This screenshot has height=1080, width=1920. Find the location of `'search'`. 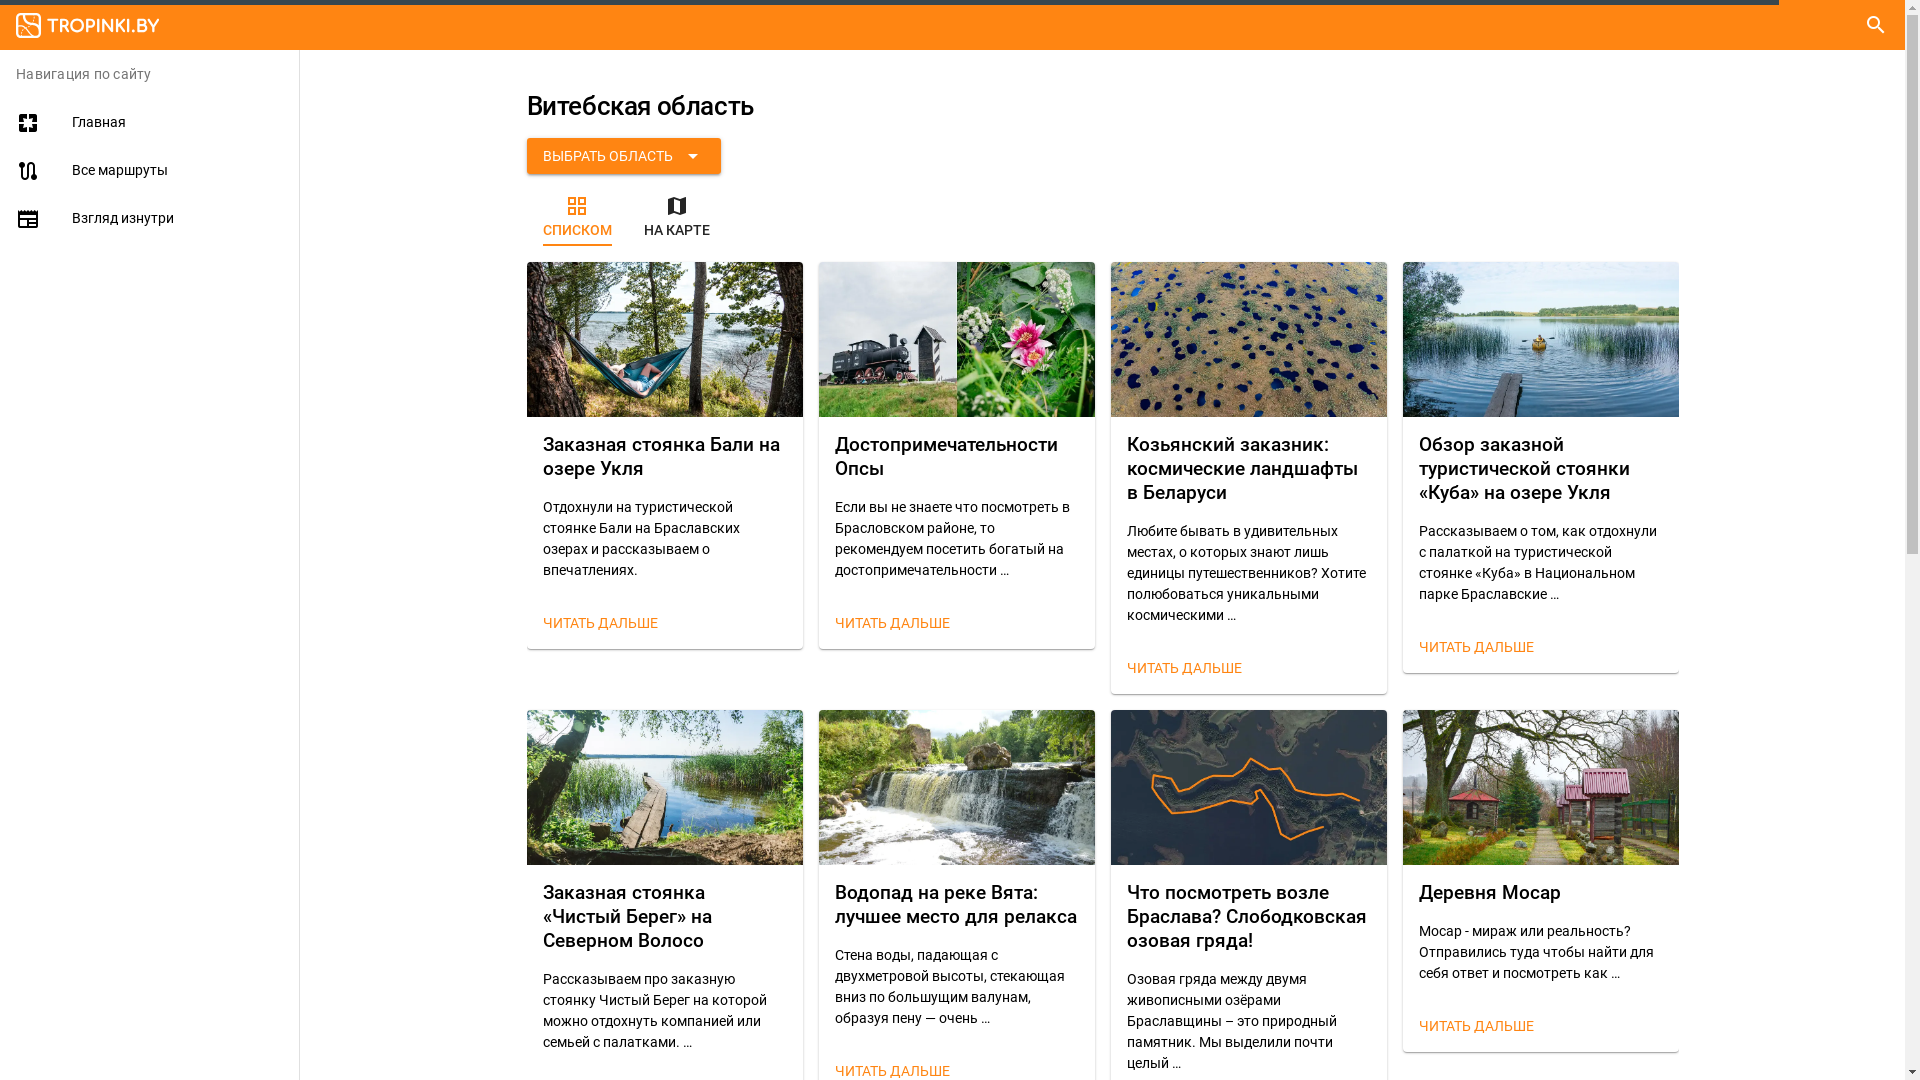

'search' is located at coordinates (1875, 24).